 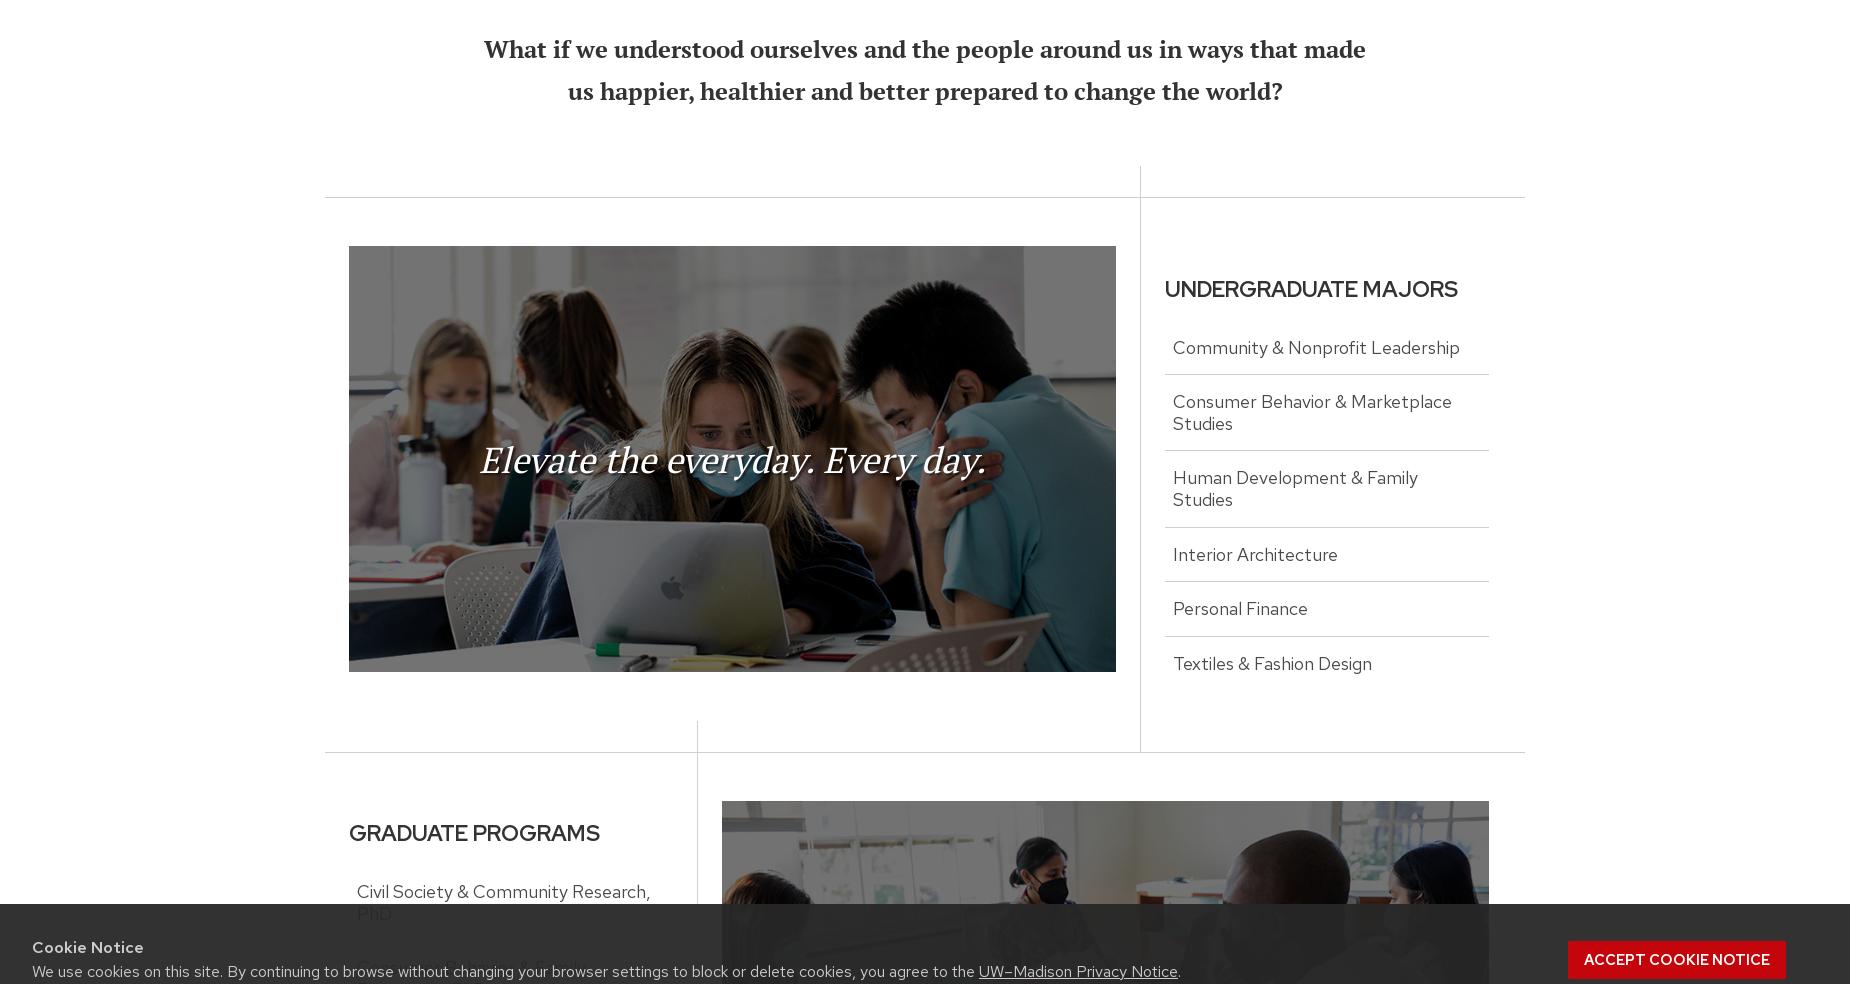 I want to click on 'Accept cookie notice', so click(x=1677, y=959).